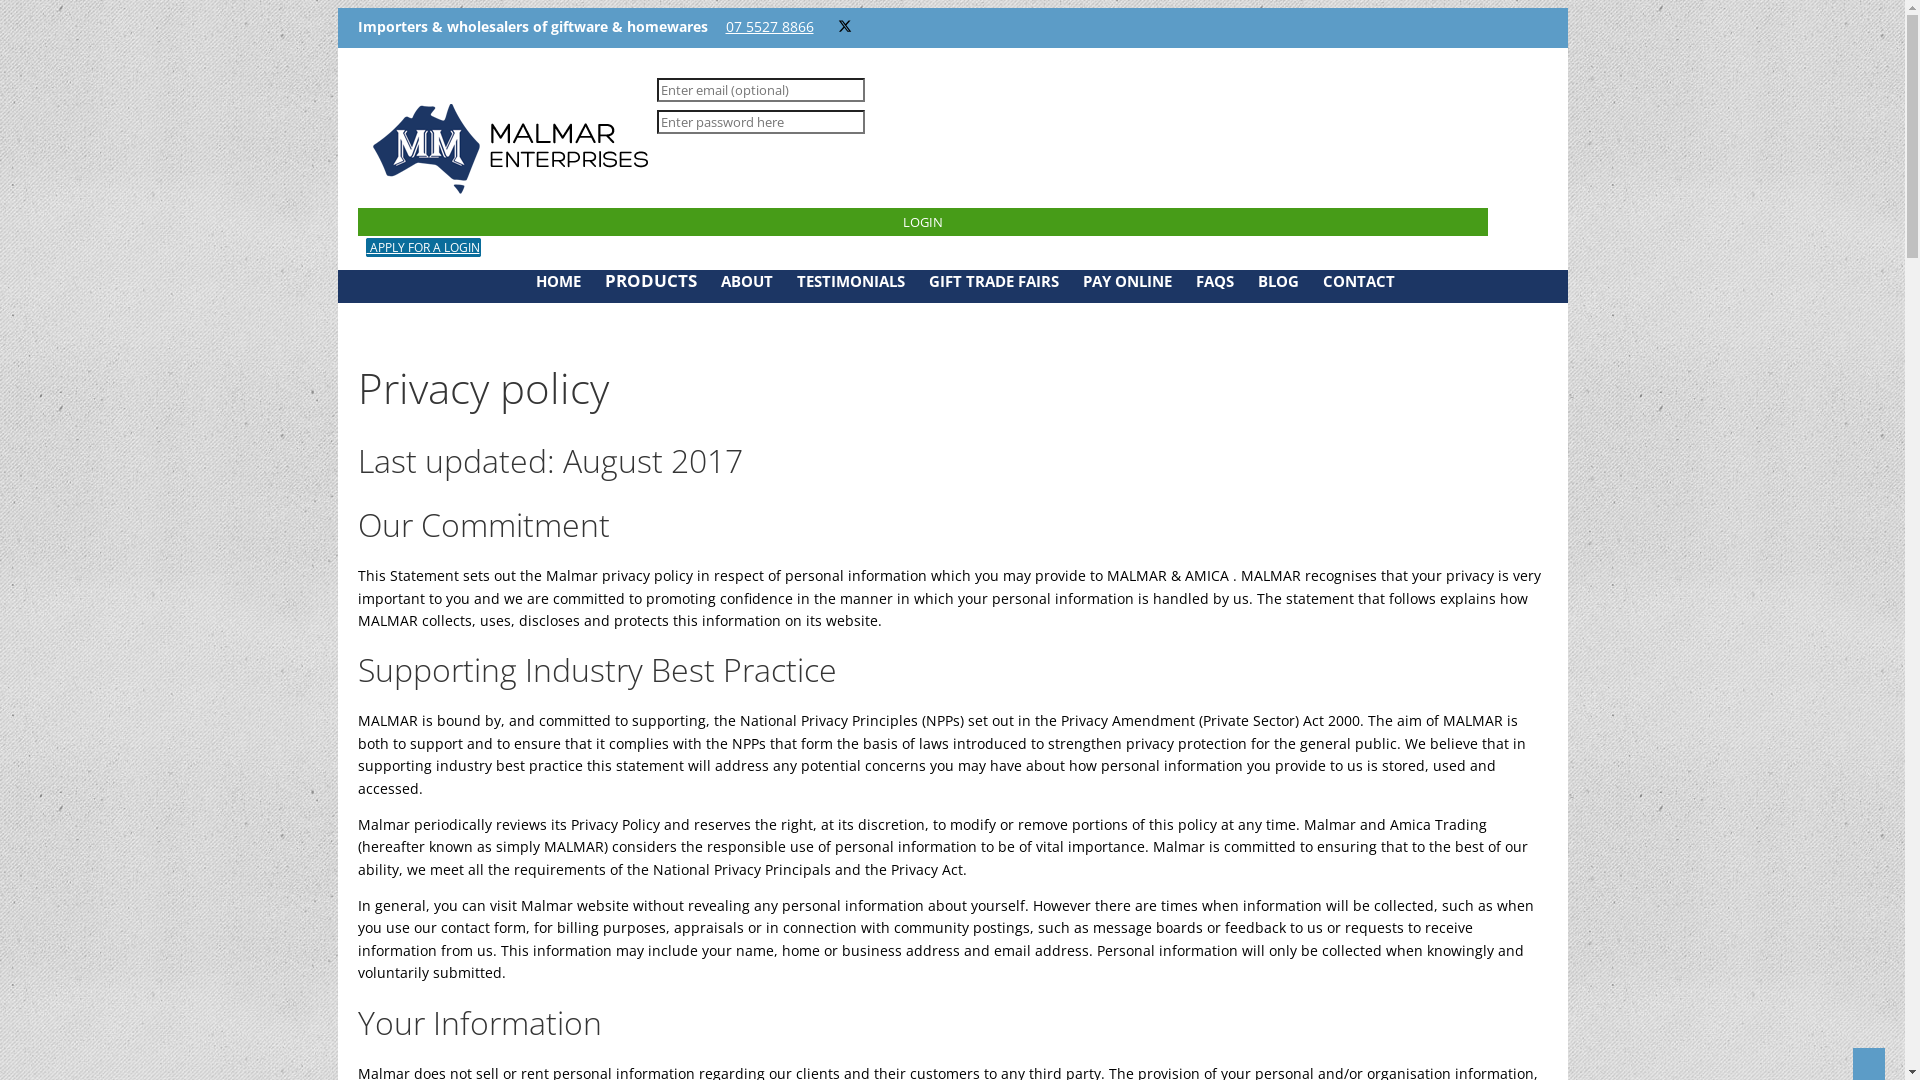 Image resolution: width=1920 pixels, height=1080 pixels. Describe the element at coordinates (768, 26) in the screenshot. I see `'07 5527 8866'` at that location.